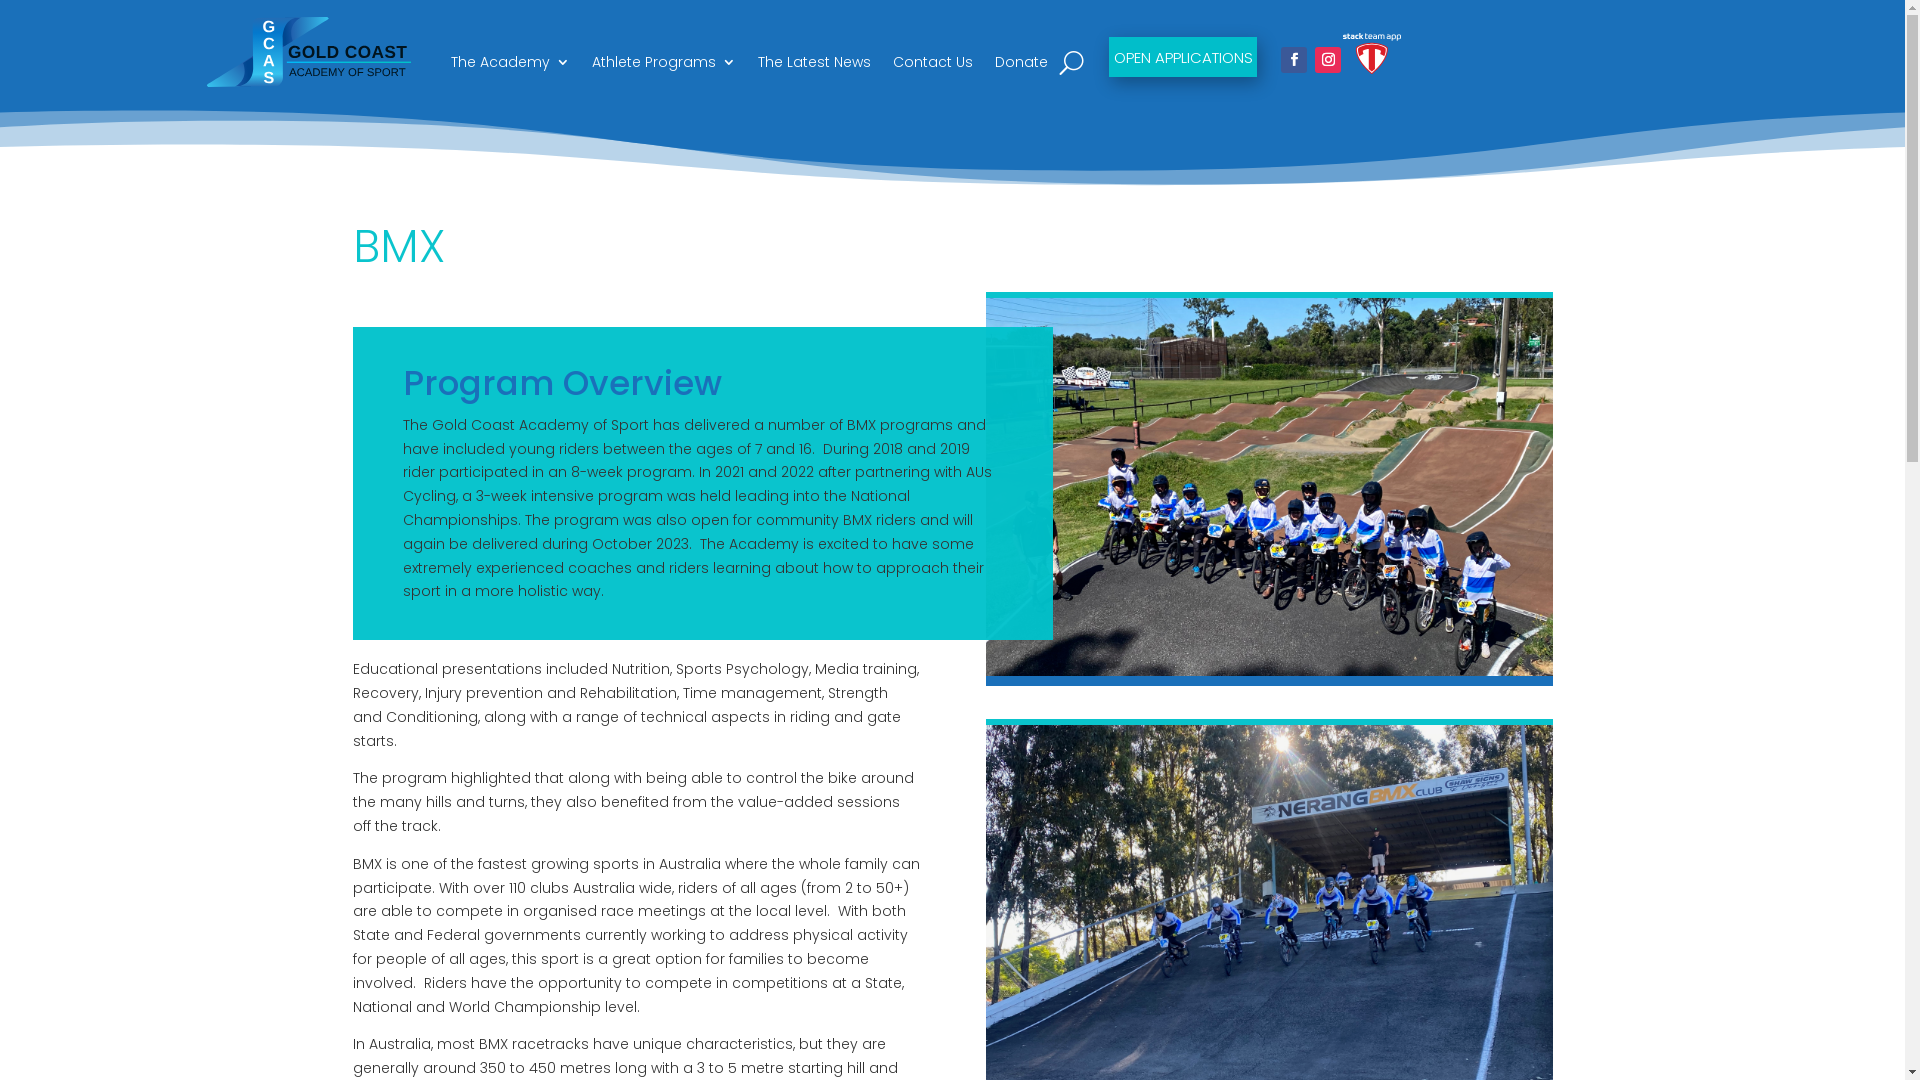  What do you see at coordinates (310, 53) in the screenshot?
I see `'GCAS LOGO FINAL SVG'` at bounding box center [310, 53].